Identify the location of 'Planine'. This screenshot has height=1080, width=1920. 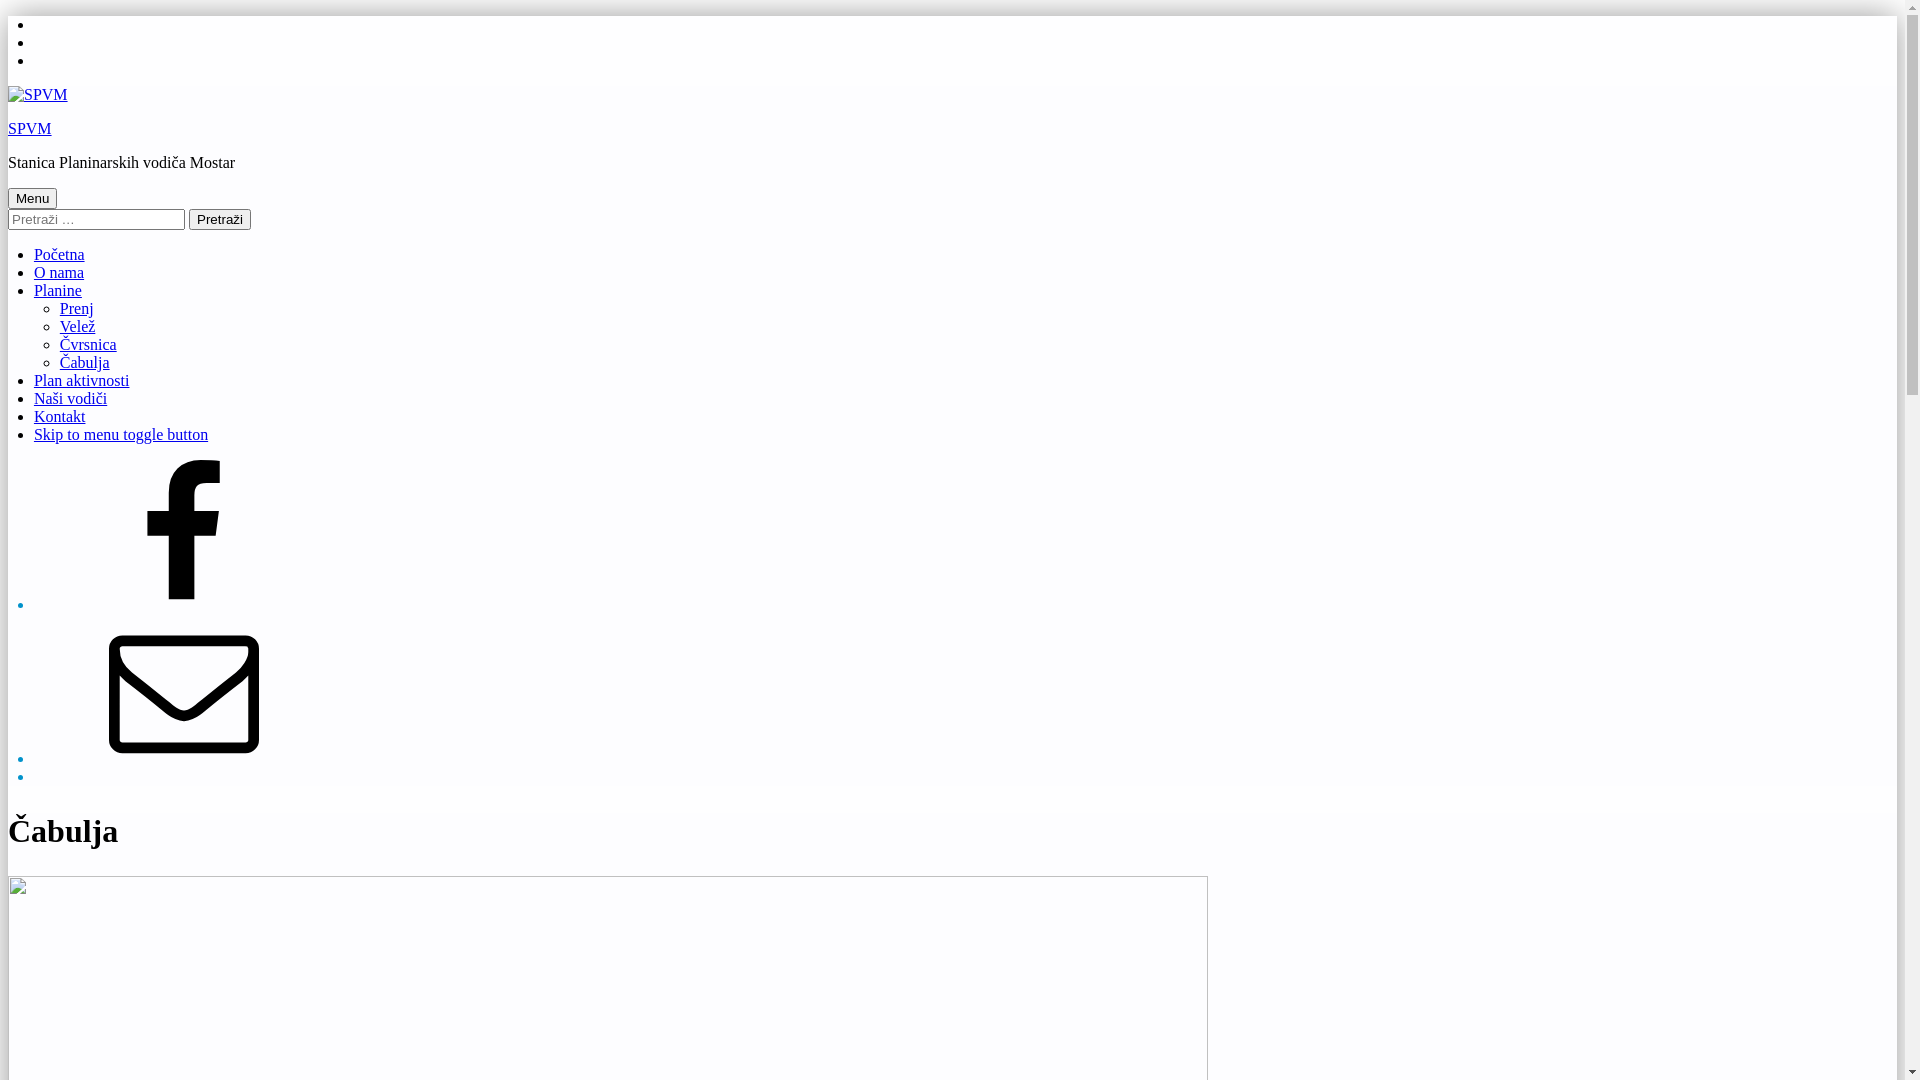
(57, 290).